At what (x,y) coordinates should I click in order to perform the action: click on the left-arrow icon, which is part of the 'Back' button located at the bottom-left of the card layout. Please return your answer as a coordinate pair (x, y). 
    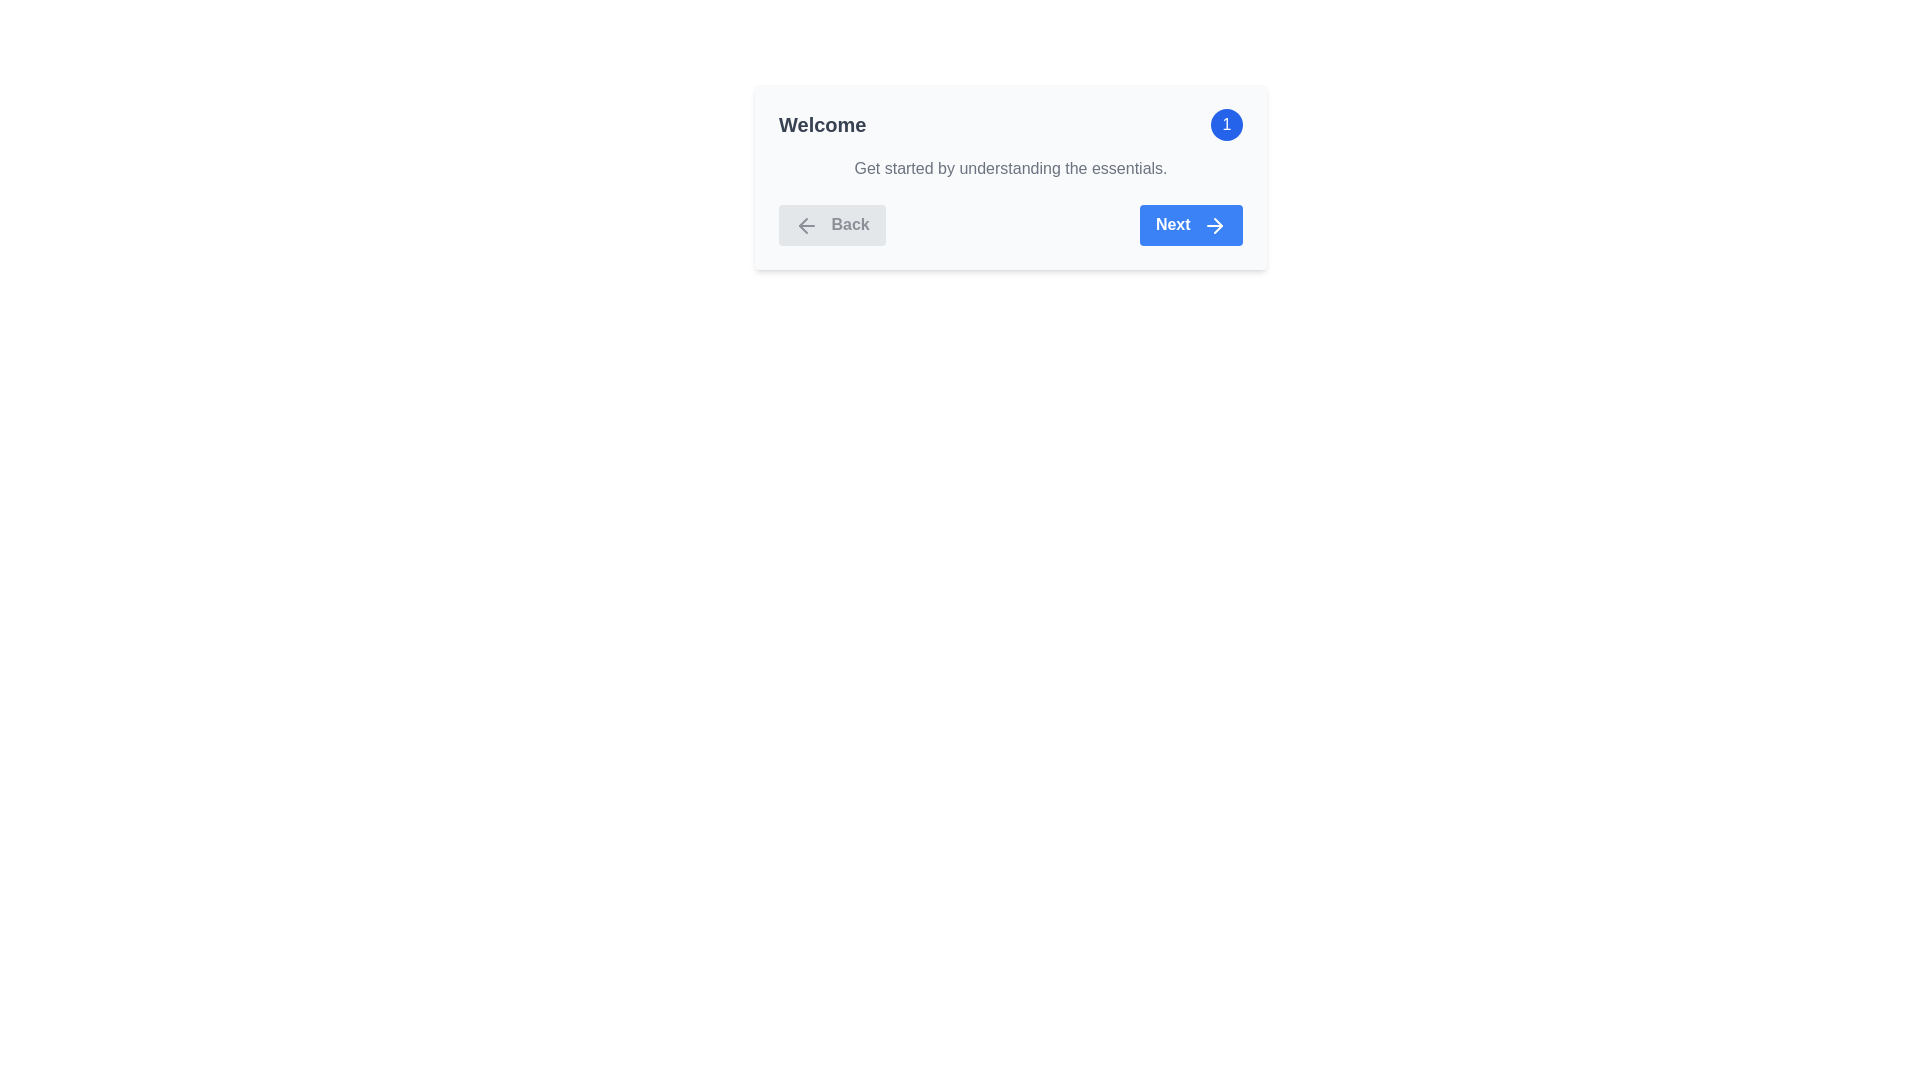
    Looking at the image, I should click on (806, 225).